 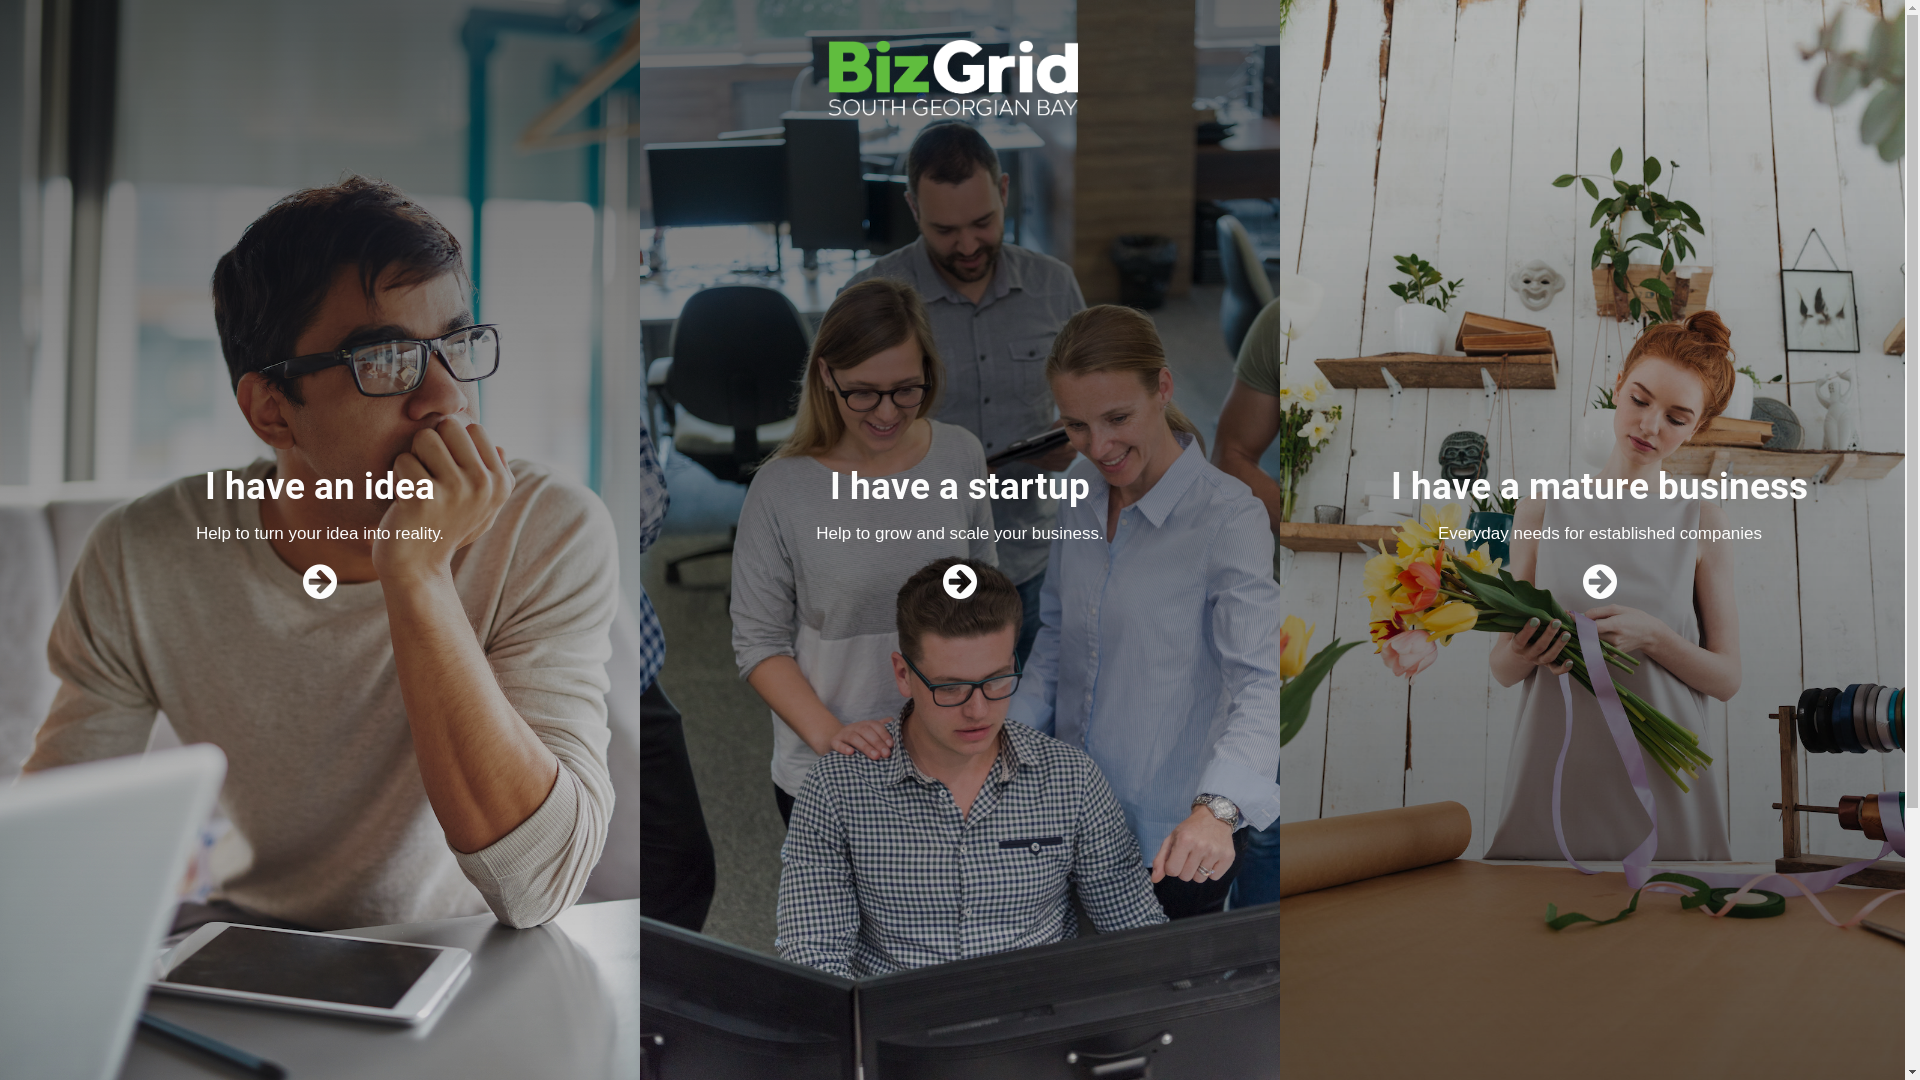 I want to click on 'I have a mature business', so click(x=1598, y=486).